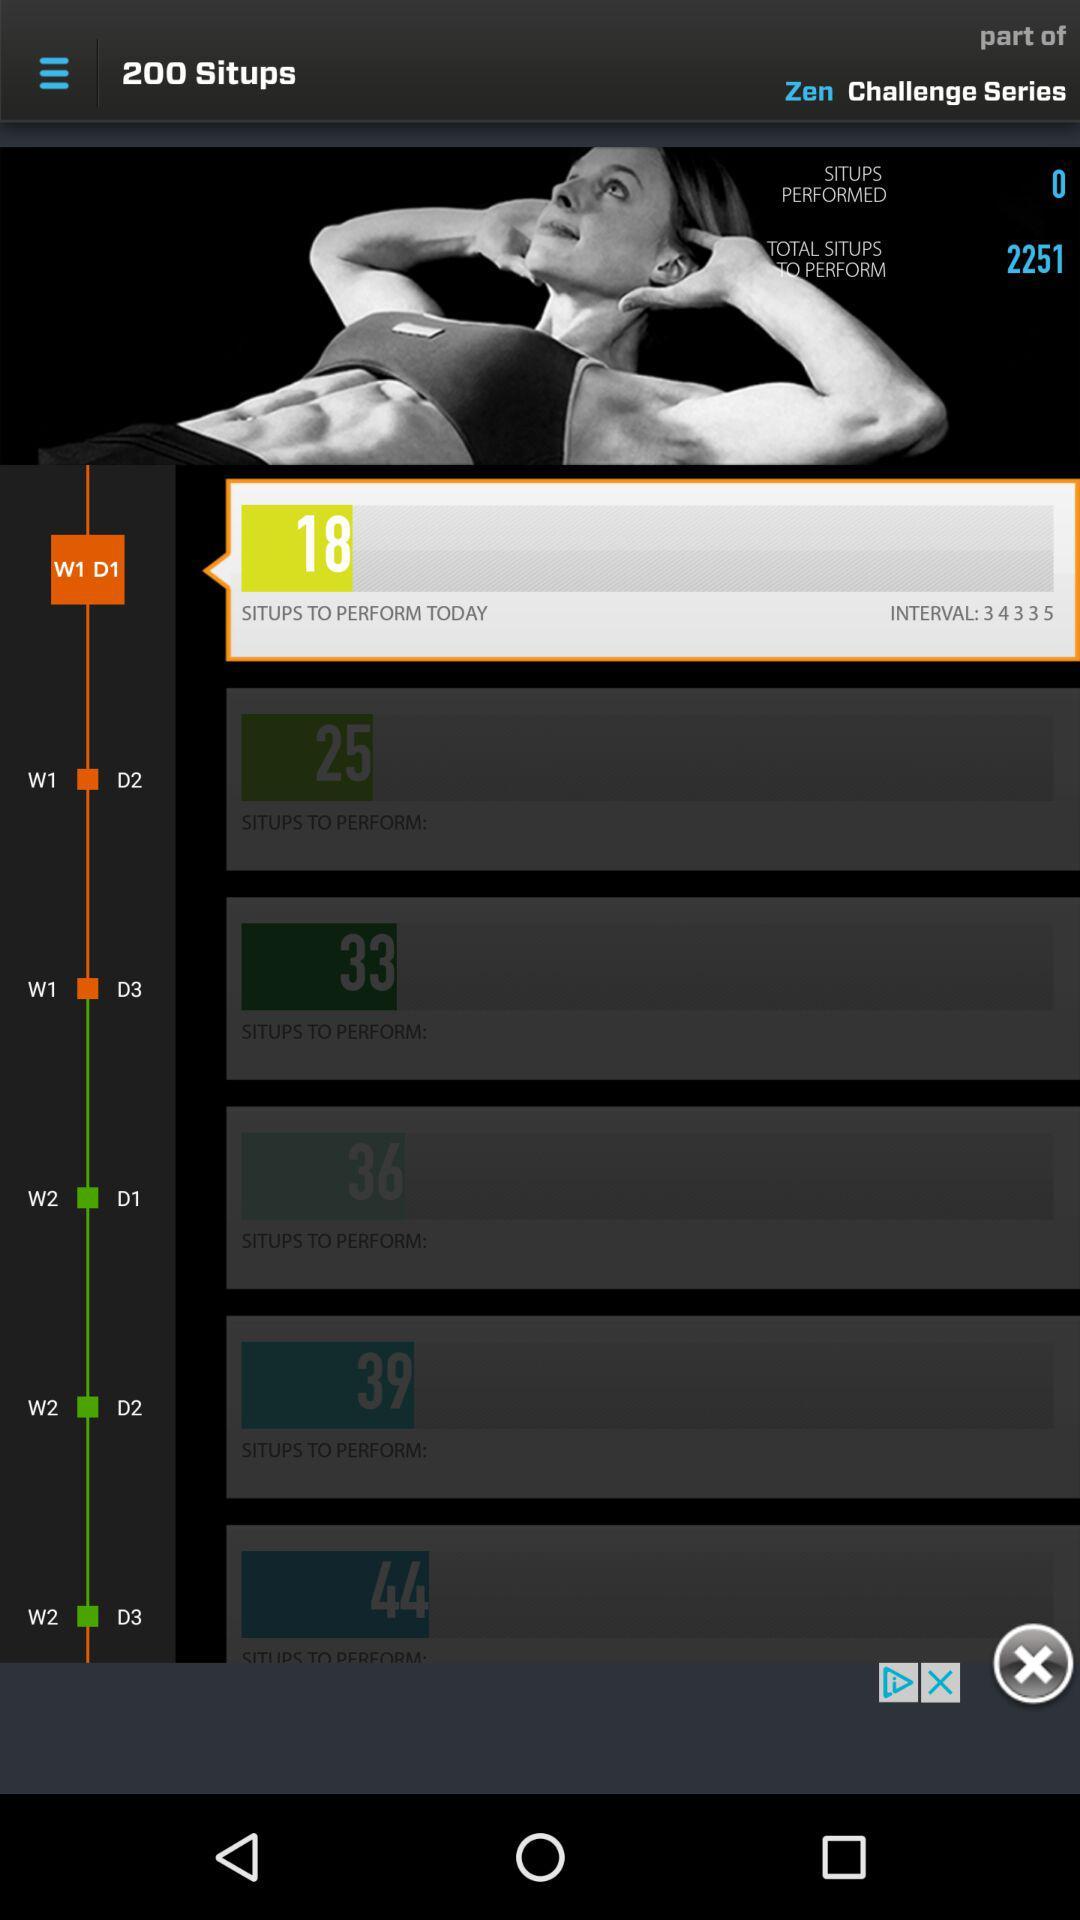 This screenshot has width=1080, height=1920. Describe the element at coordinates (53, 73) in the screenshot. I see `options menu` at that location.